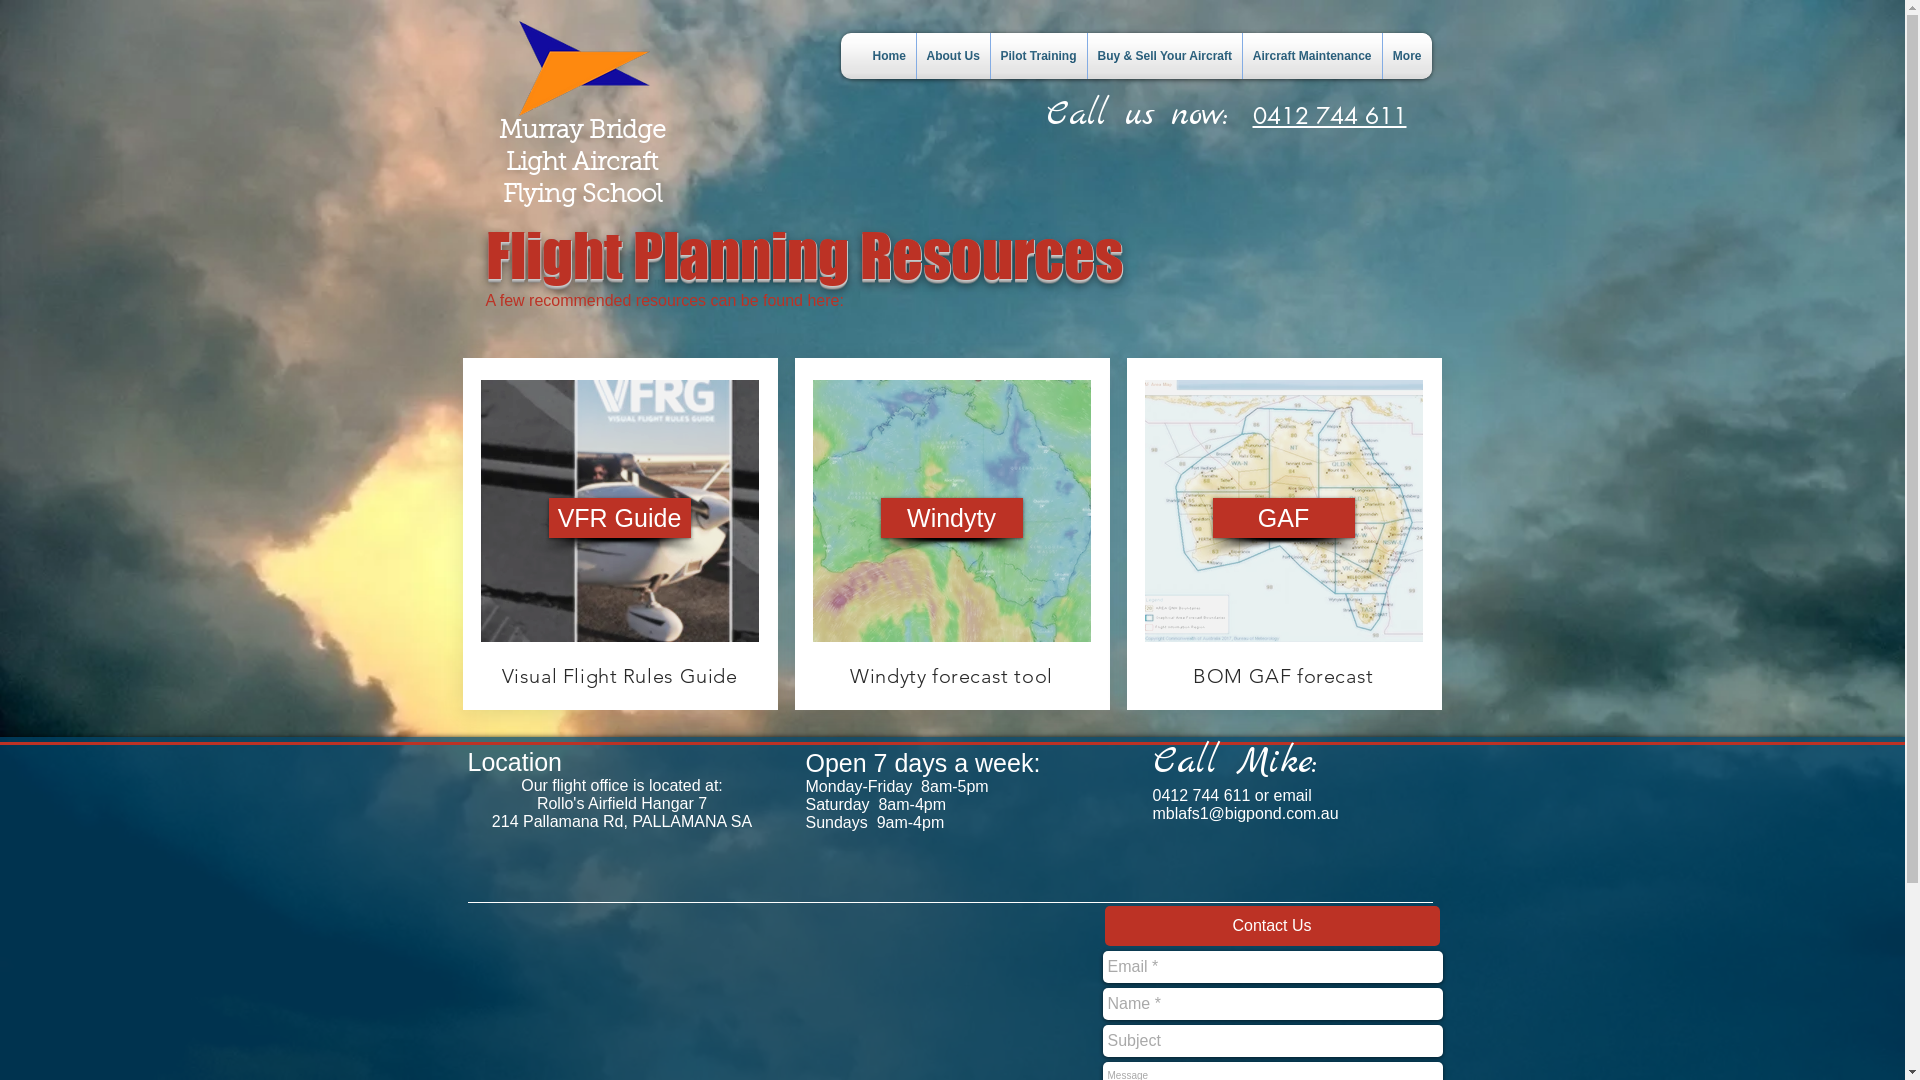 Image resolution: width=1920 pixels, height=1080 pixels. What do you see at coordinates (1165, 55) in the screenshot?
I see `'Buy & Sell Your Aircraft'` at bounding box center [1165, 55].